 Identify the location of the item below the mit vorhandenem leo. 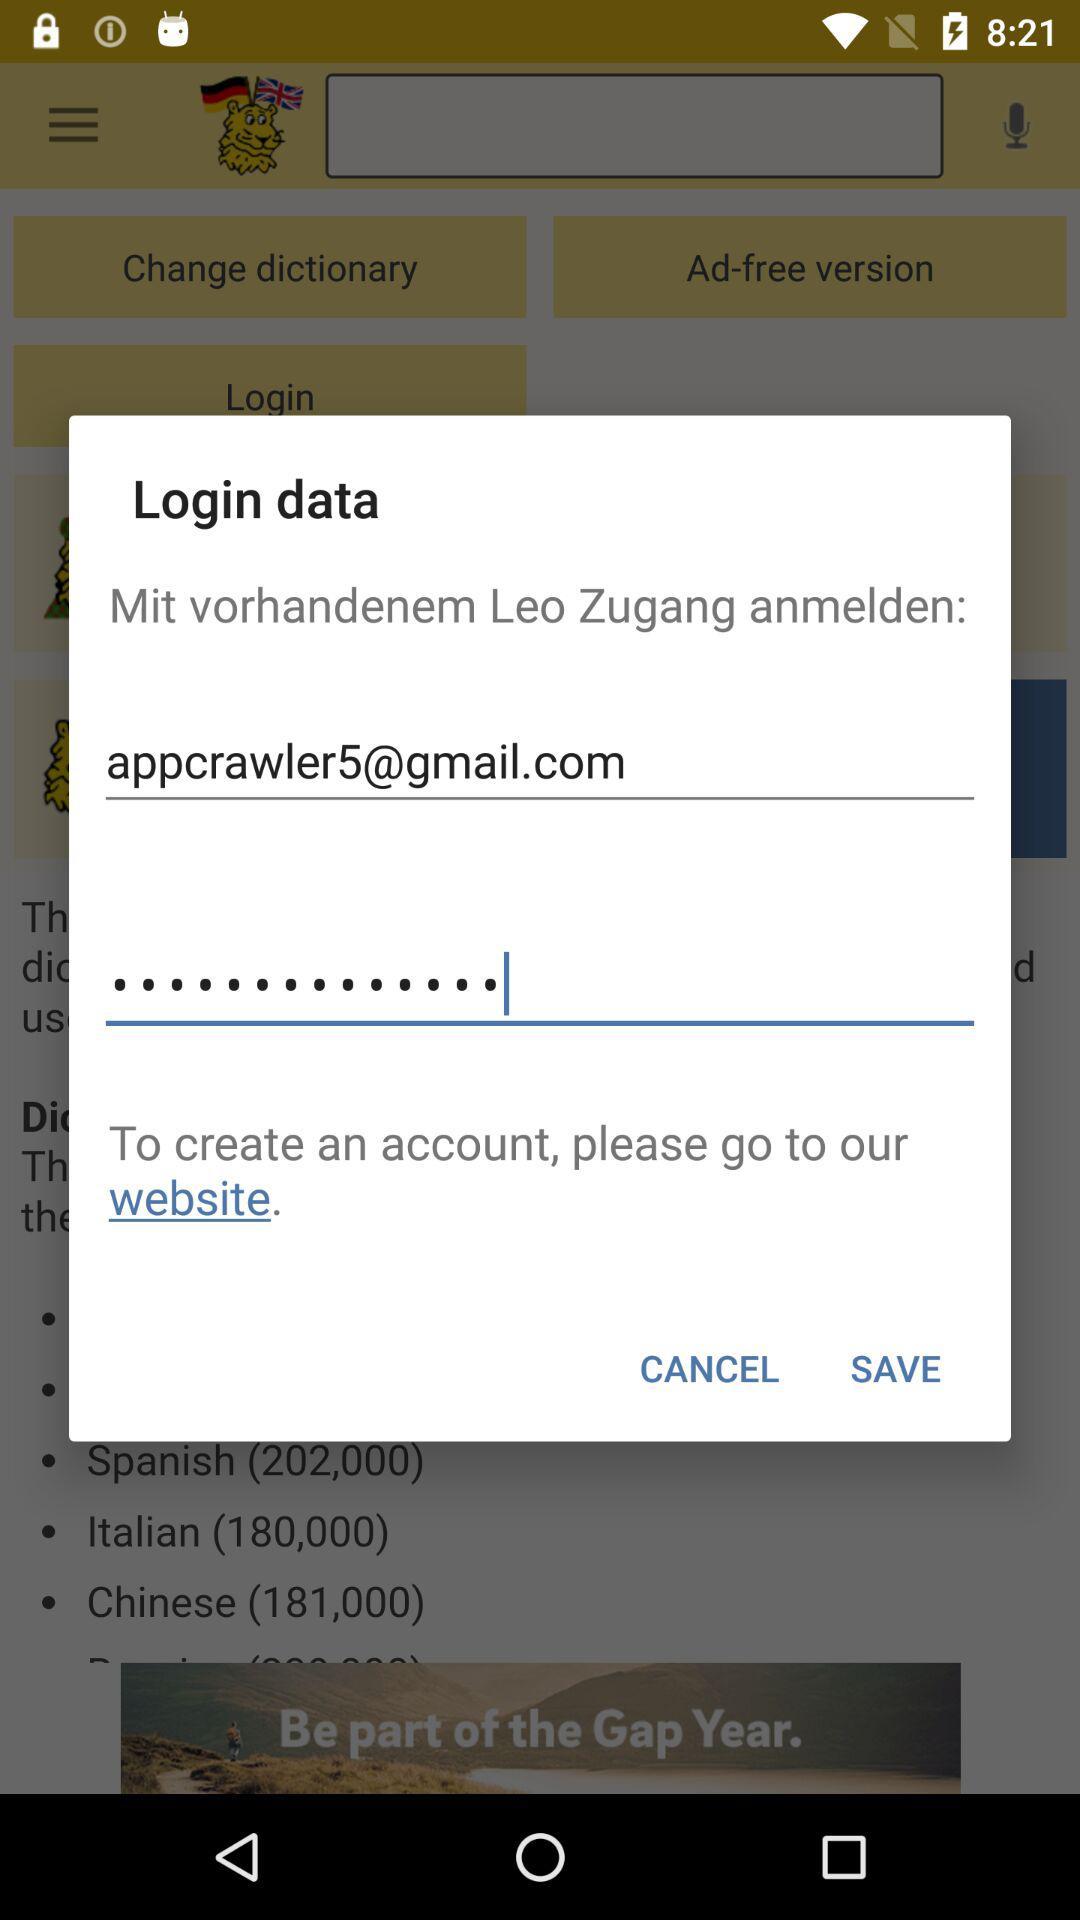
(540, 760).